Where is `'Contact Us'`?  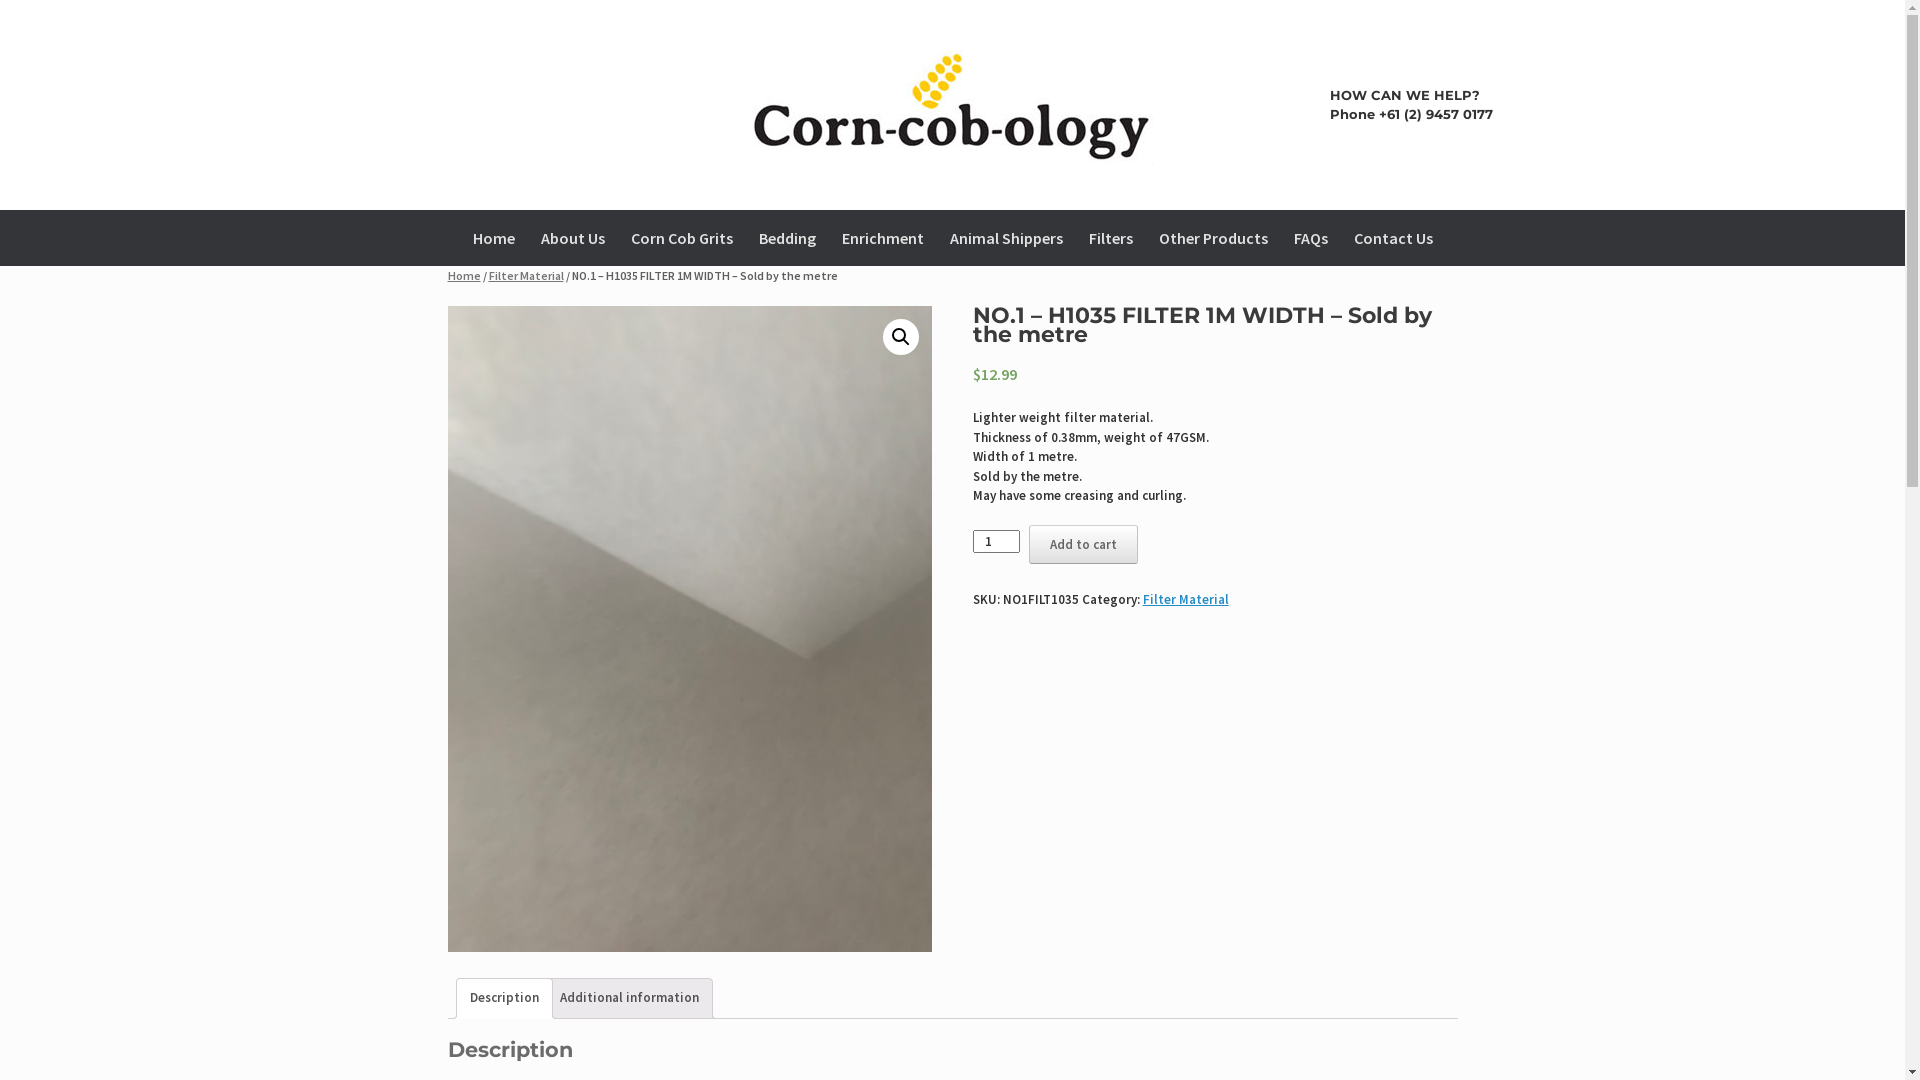 'Contact Us' is located at coordinates (1391, 237).